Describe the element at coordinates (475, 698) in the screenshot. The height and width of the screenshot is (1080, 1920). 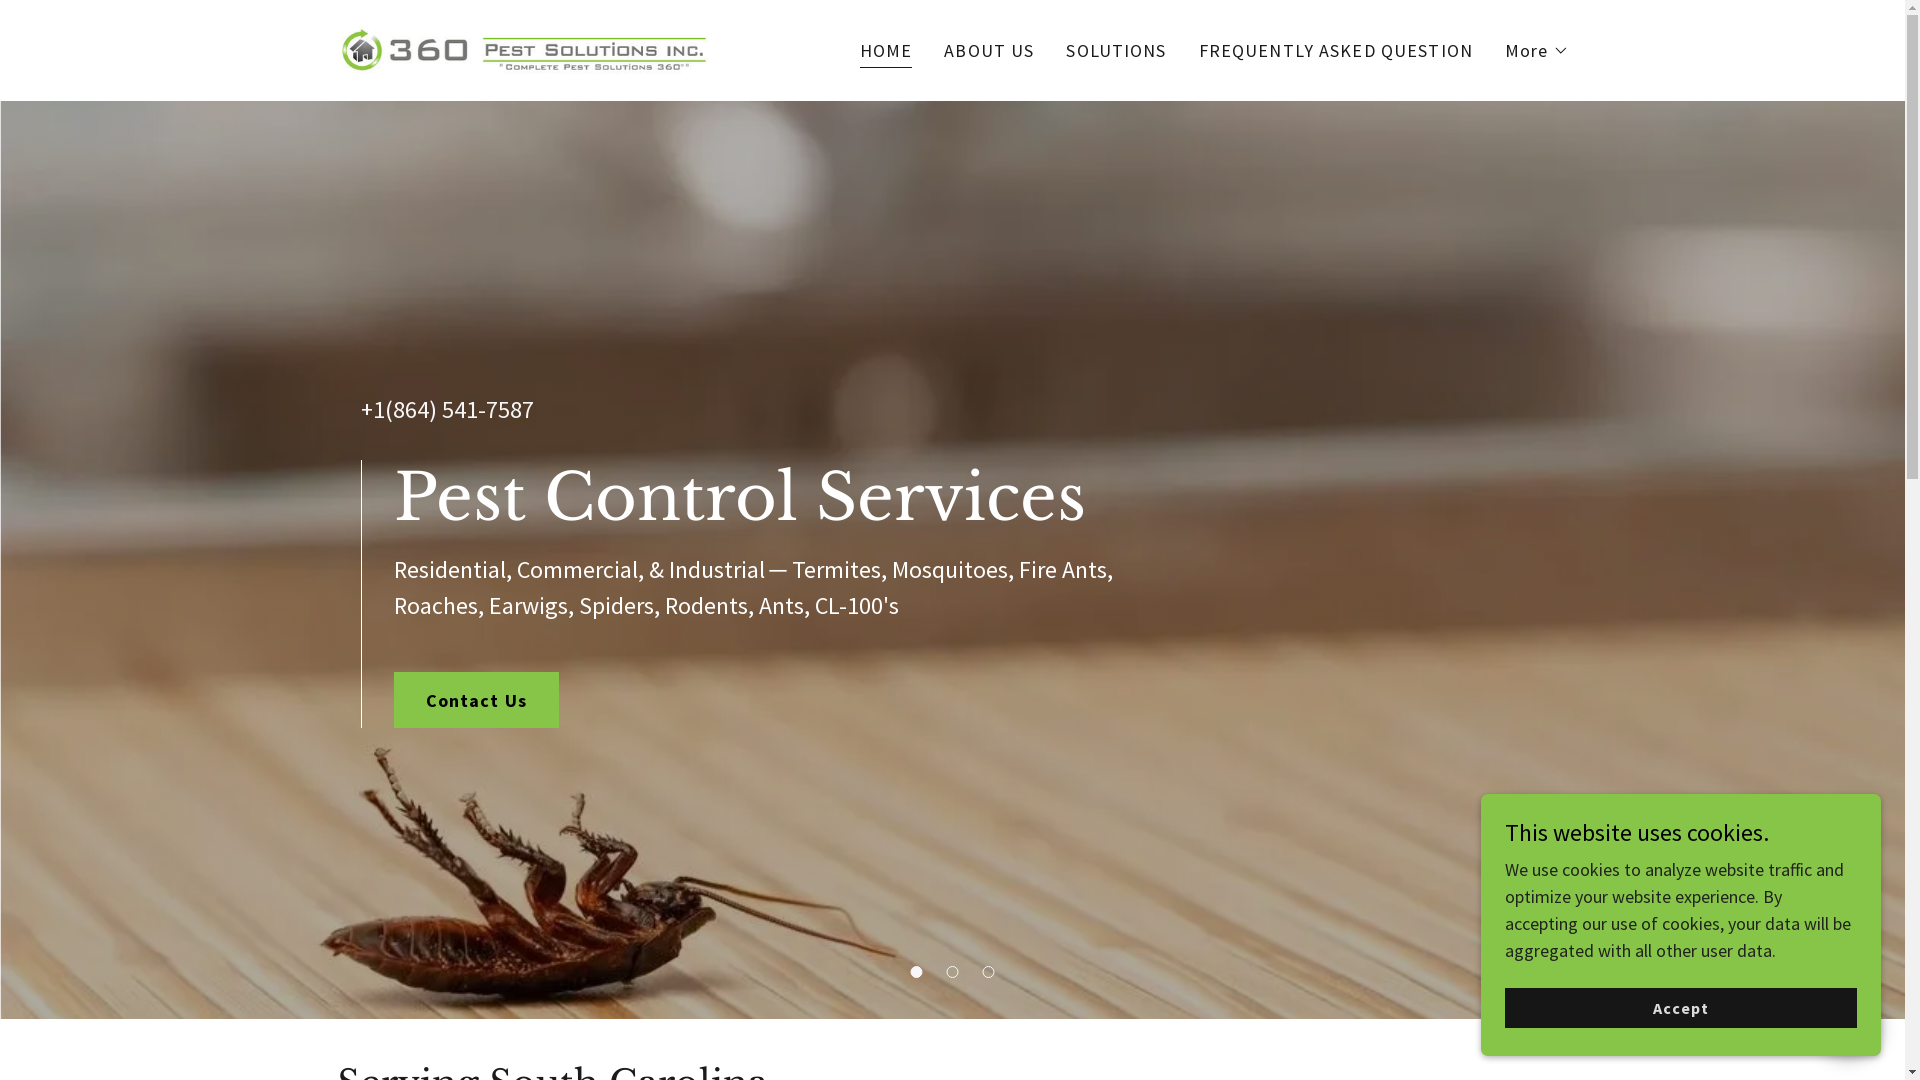
I see `'Contact Us'` at that location.